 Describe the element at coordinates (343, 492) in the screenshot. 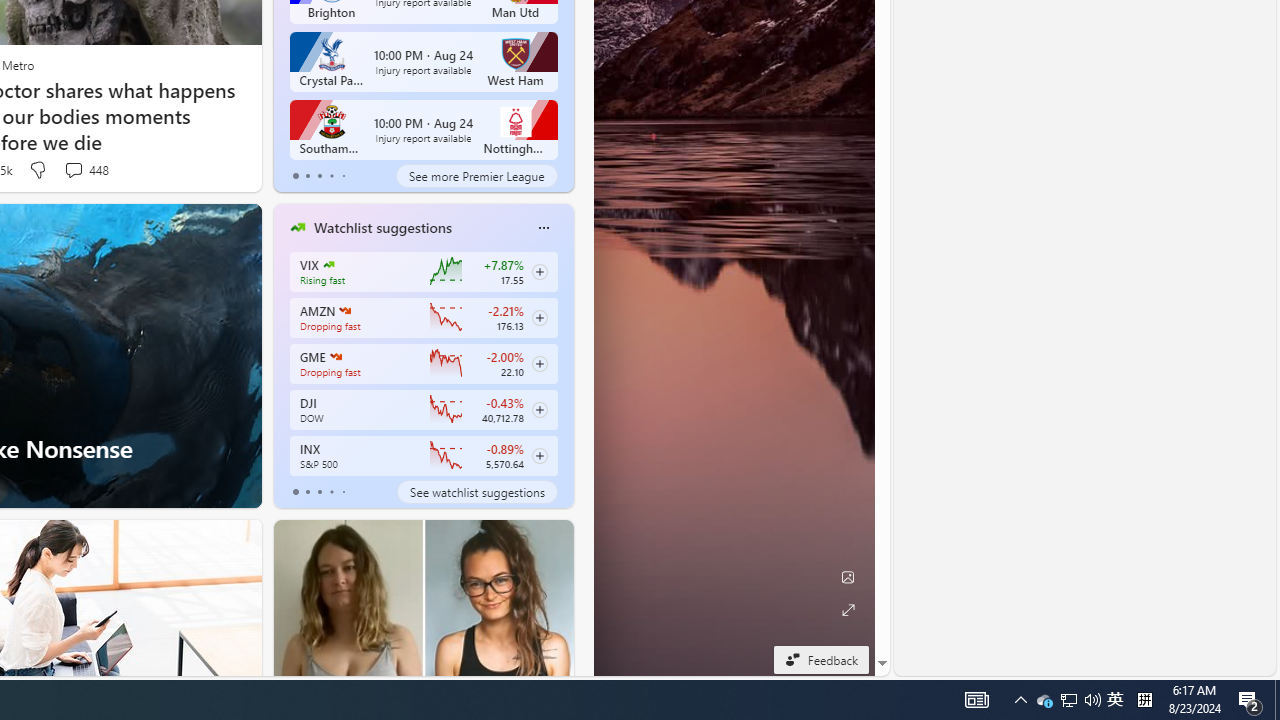

I see `'tab-4'` at that location.